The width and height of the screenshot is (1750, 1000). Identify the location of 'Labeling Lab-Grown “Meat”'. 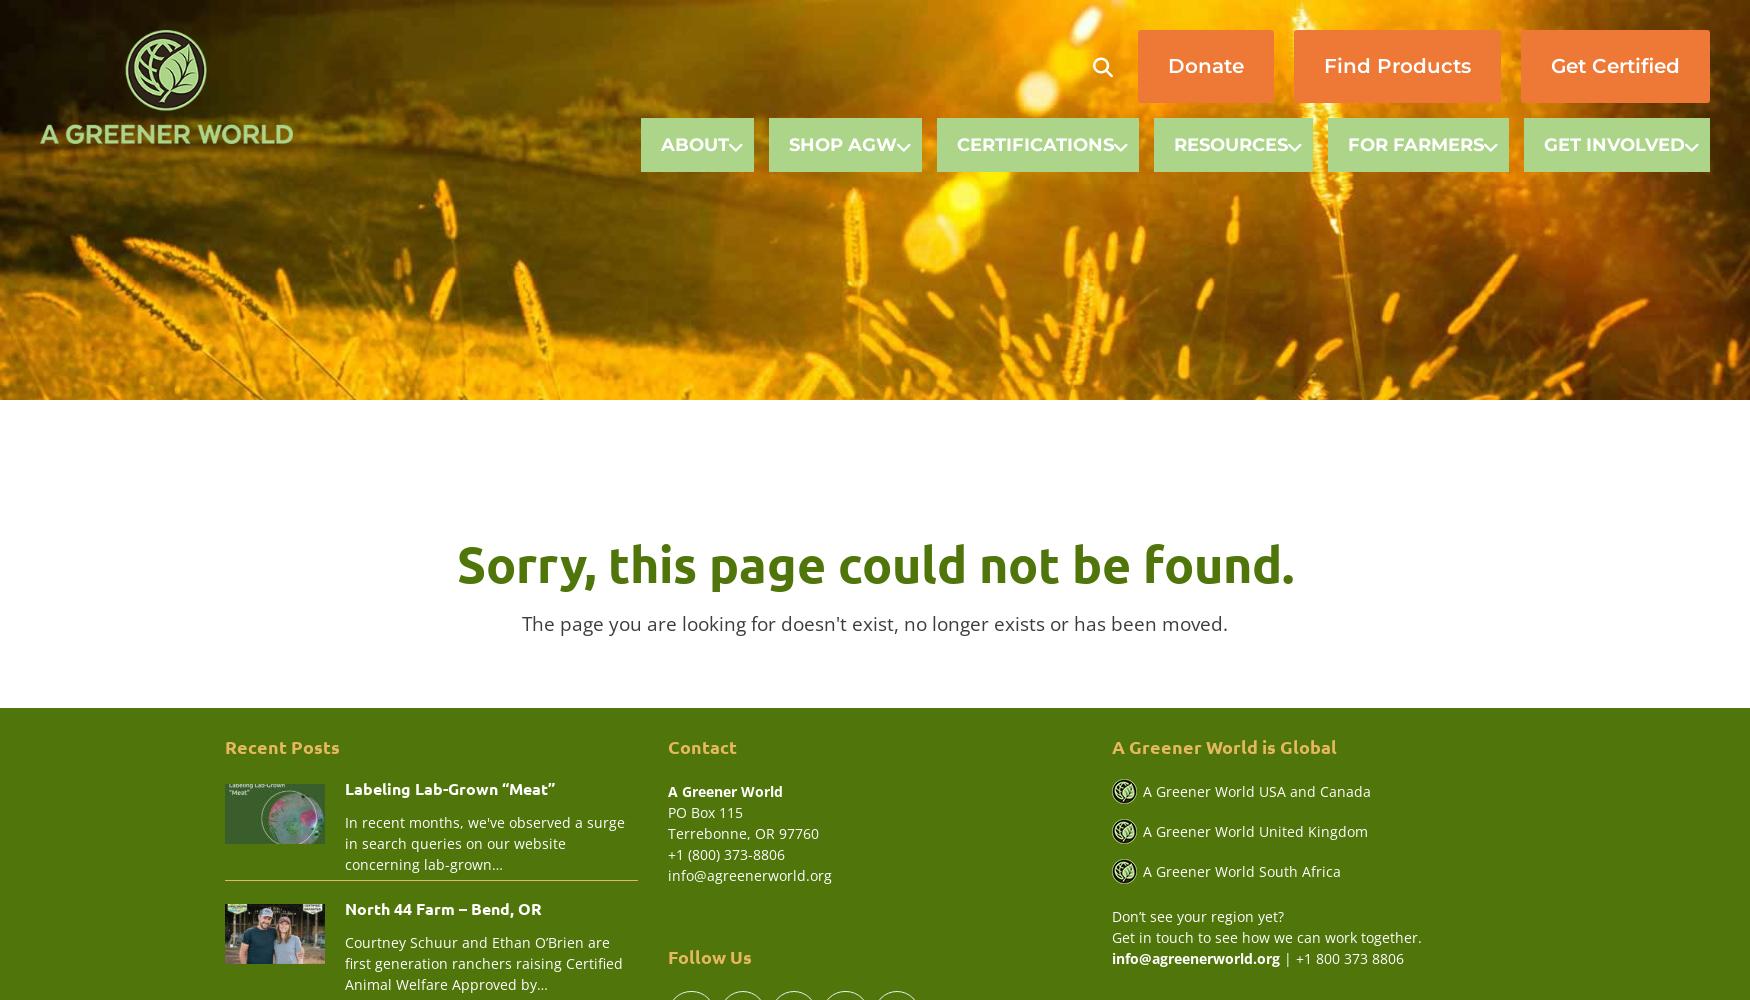
(449, 787).